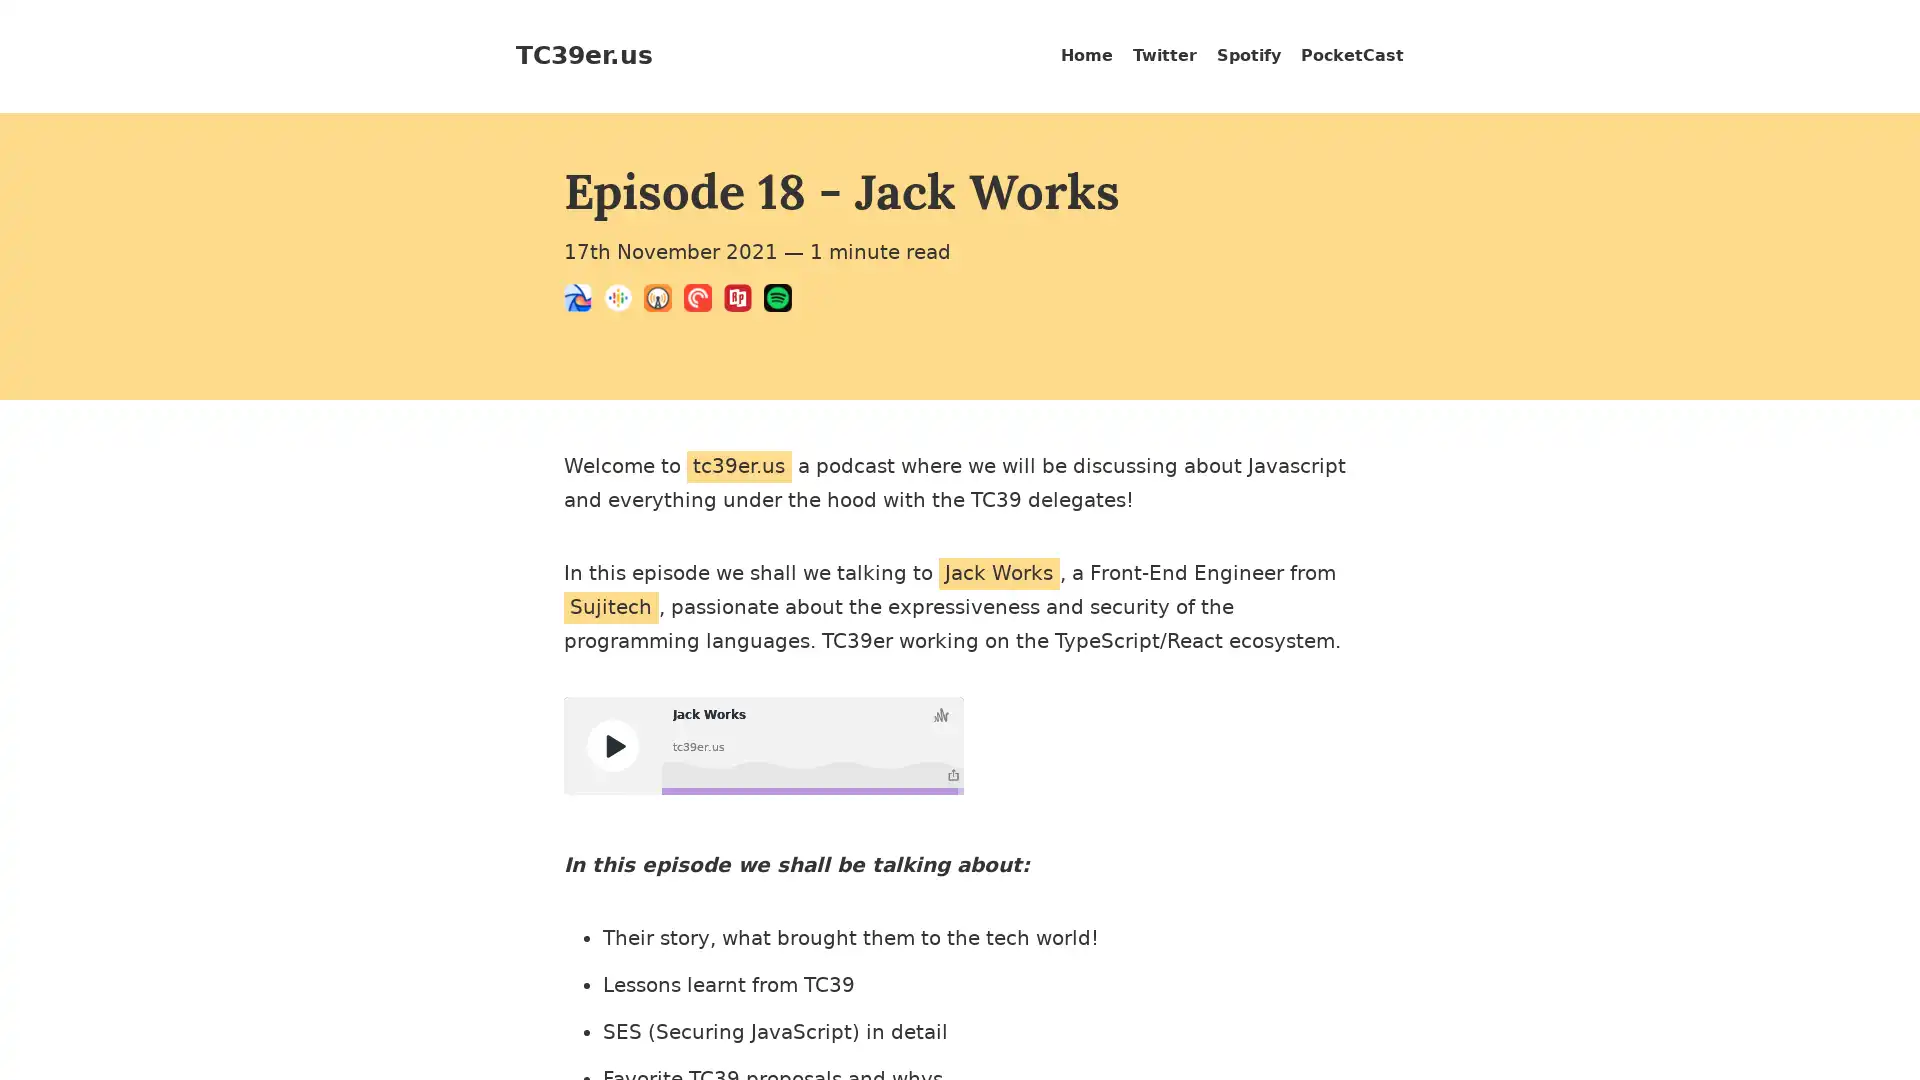 Image resolution: width=1920 pixels, height=1080 pixels. What do you see at coordinates (704, 301) in the screenshot?
I see `Pocket Casts Logo` at bounding box center [704, 301].